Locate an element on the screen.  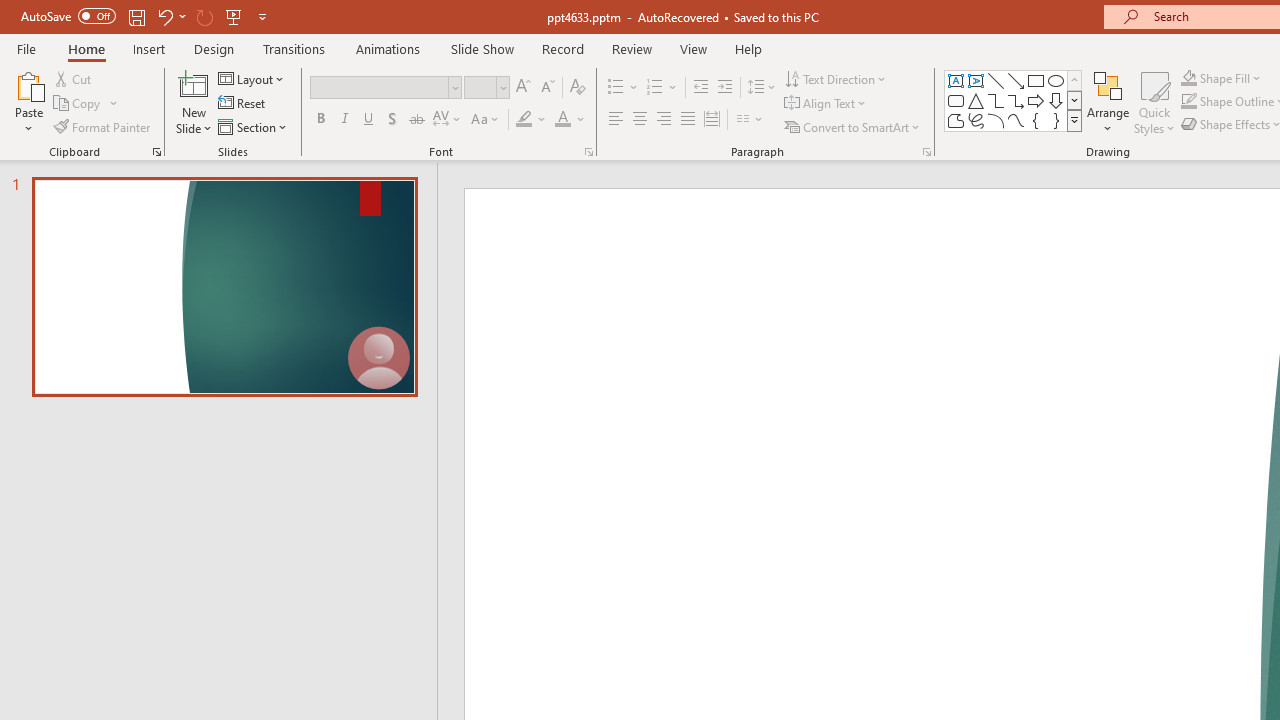
'Change Case' is located at coordinates (486, 119).